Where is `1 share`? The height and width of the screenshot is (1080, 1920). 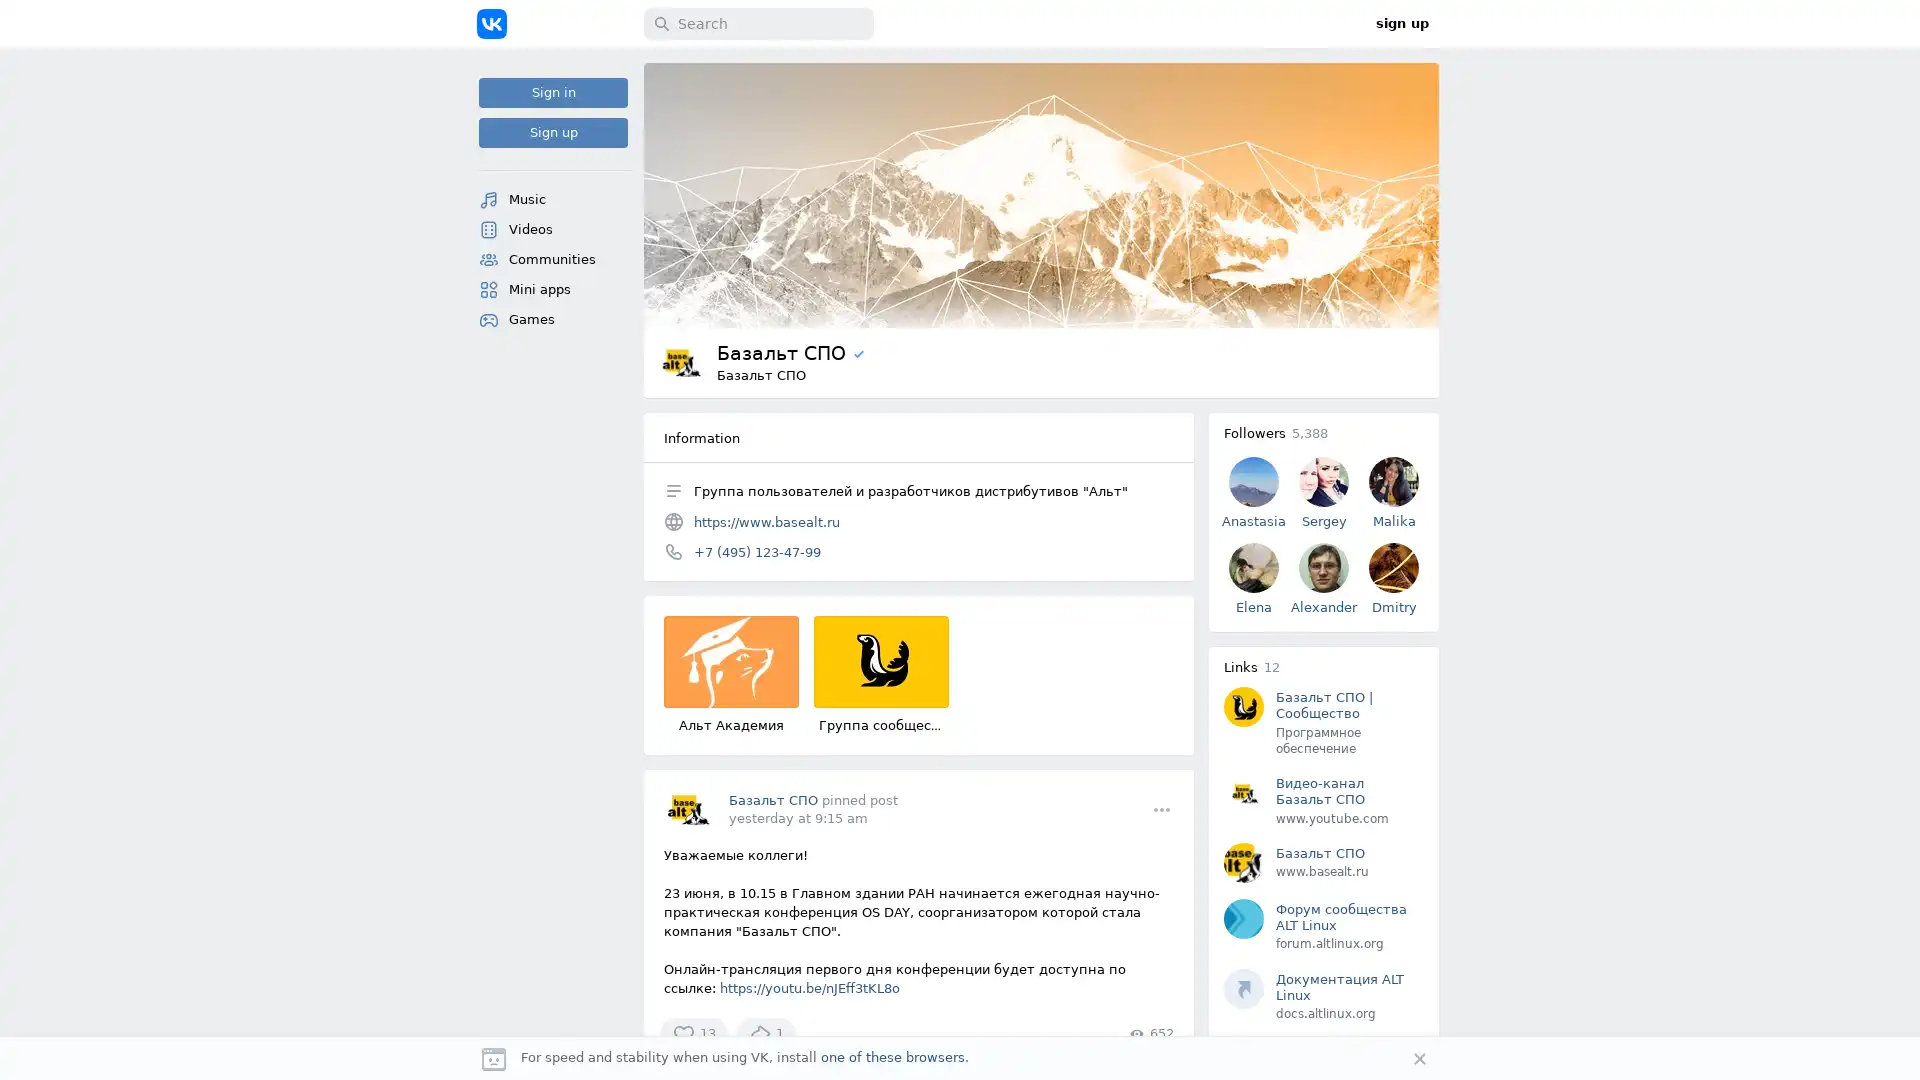
1 share is located at coordinates (765, 1033).